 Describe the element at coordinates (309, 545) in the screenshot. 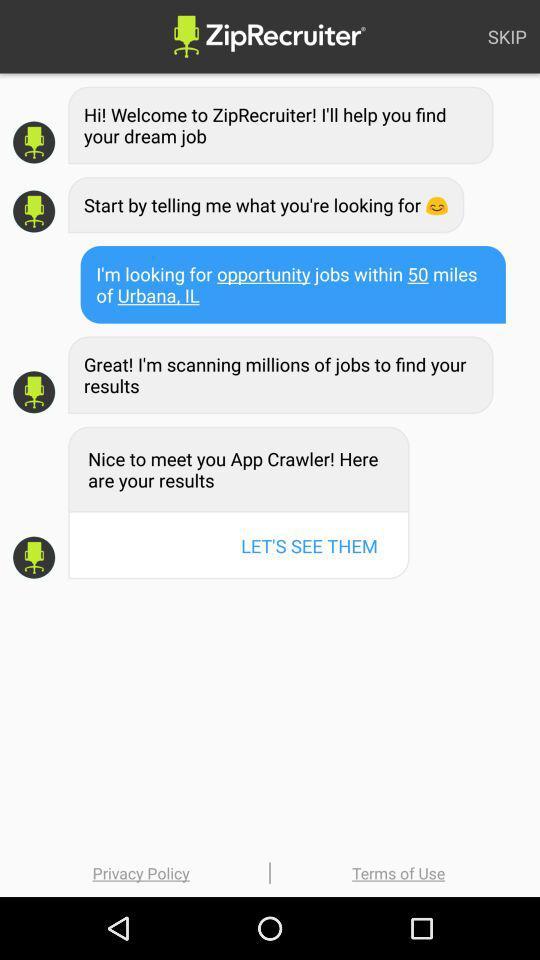

I see `item below the nice to meet` at that location.